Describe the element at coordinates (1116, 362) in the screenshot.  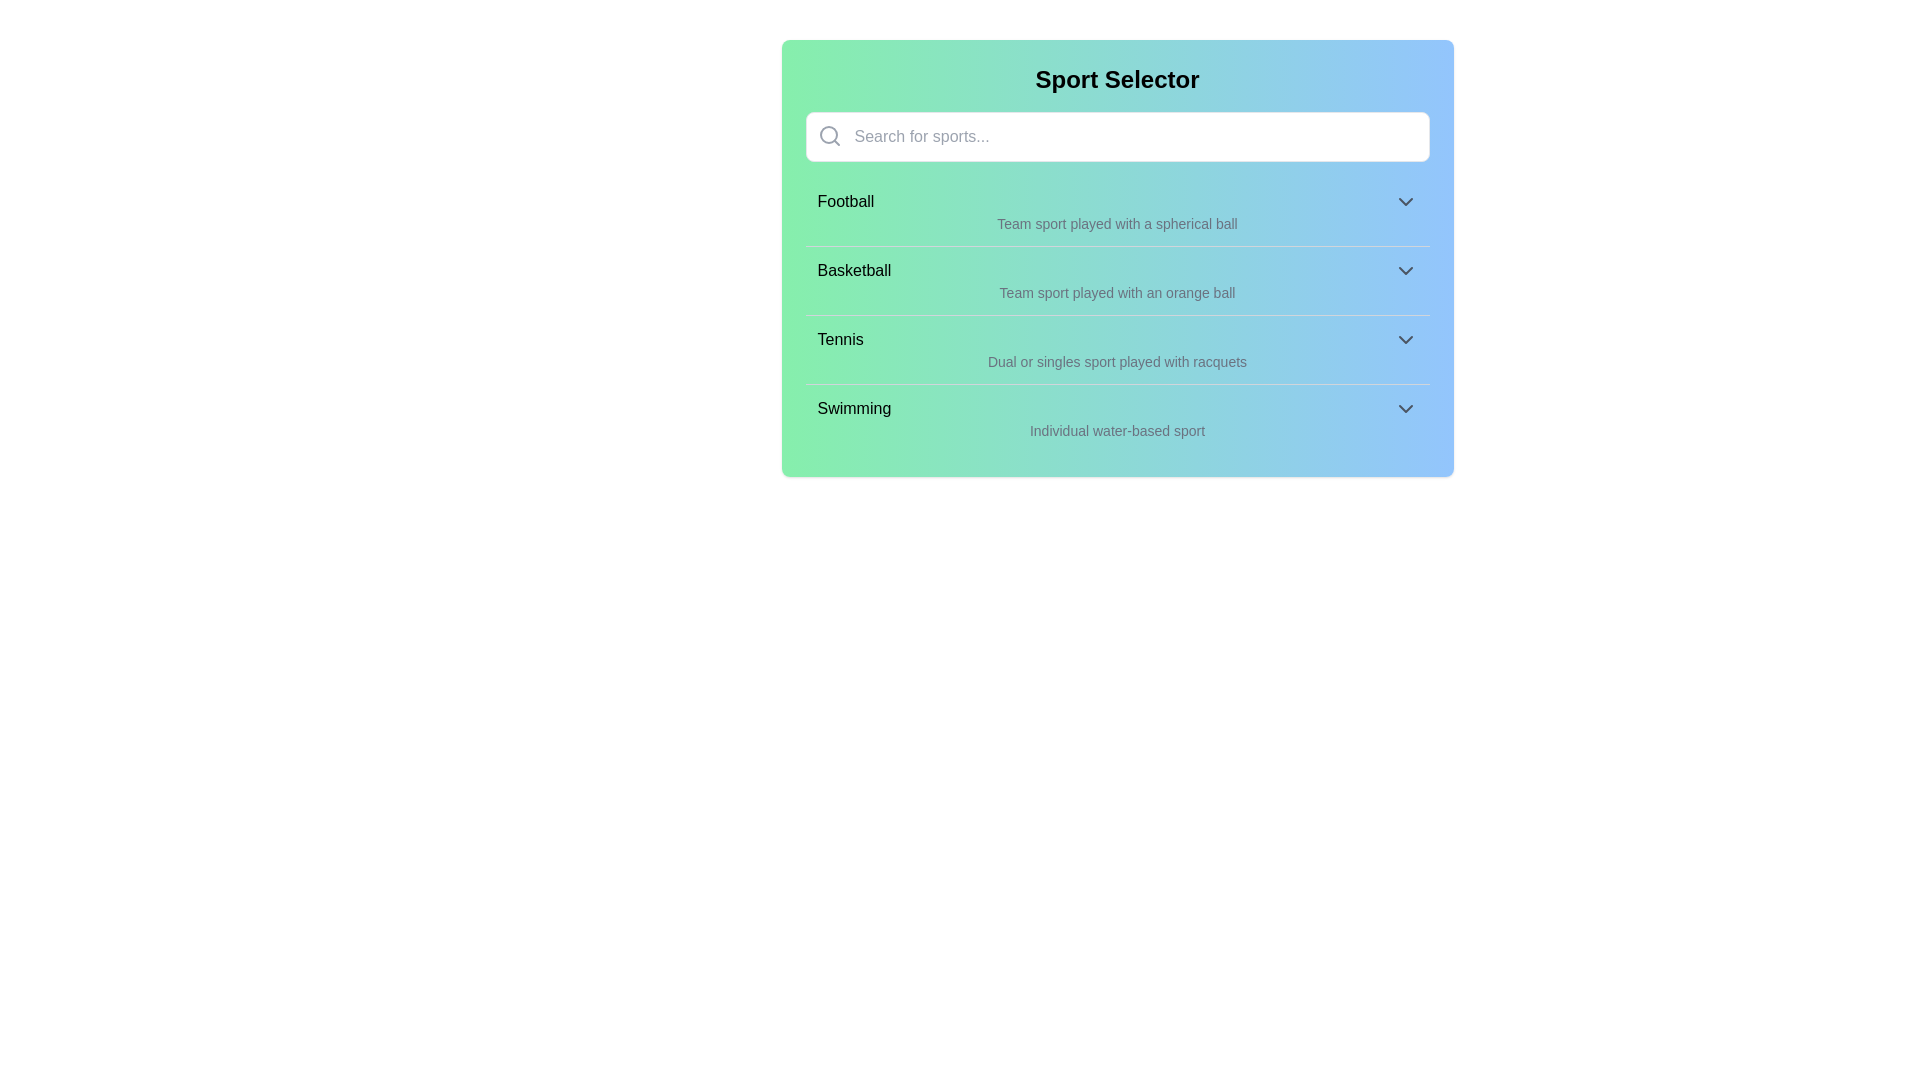
I see `the text label providing additional context for the 'Tennis' category in the dropdown menu, located beneath the main 'Tennis' text` at that location.